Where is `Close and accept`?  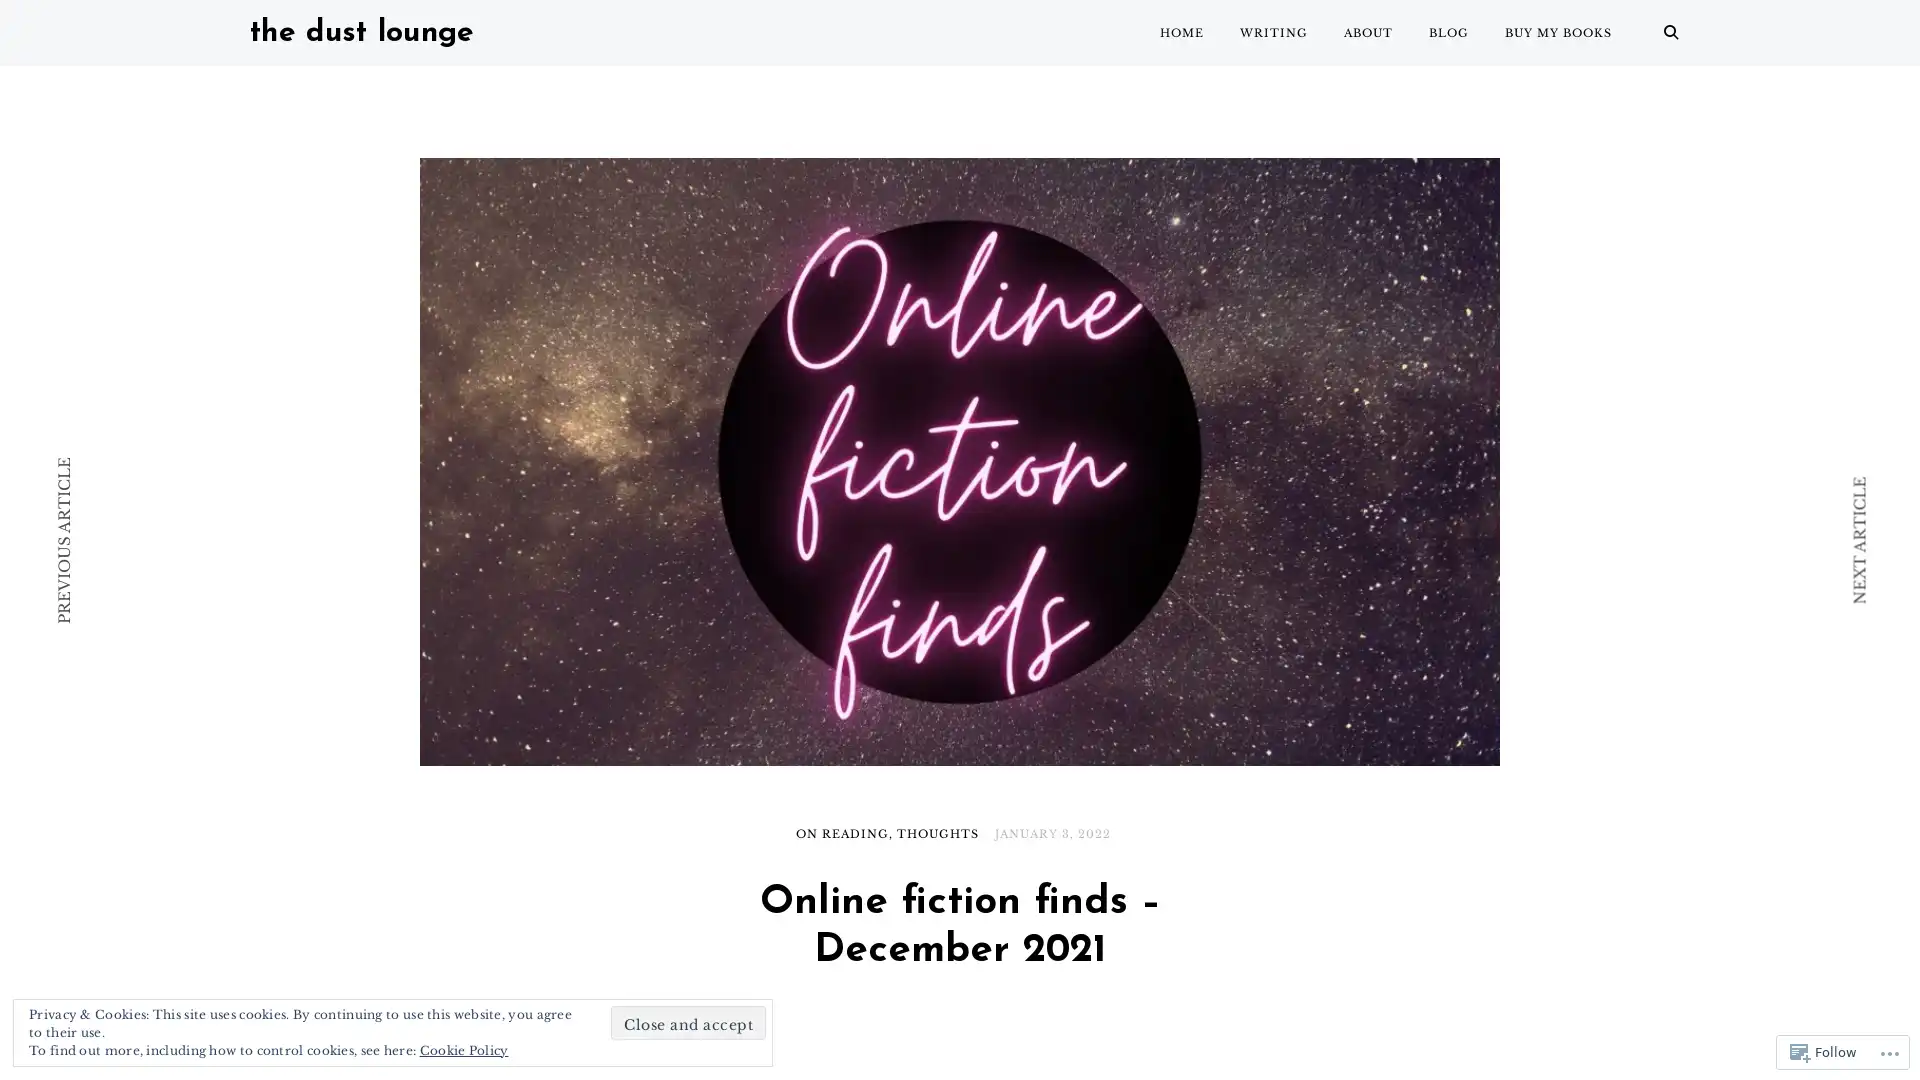 Close and accept is located at coordinates (688, 1022).